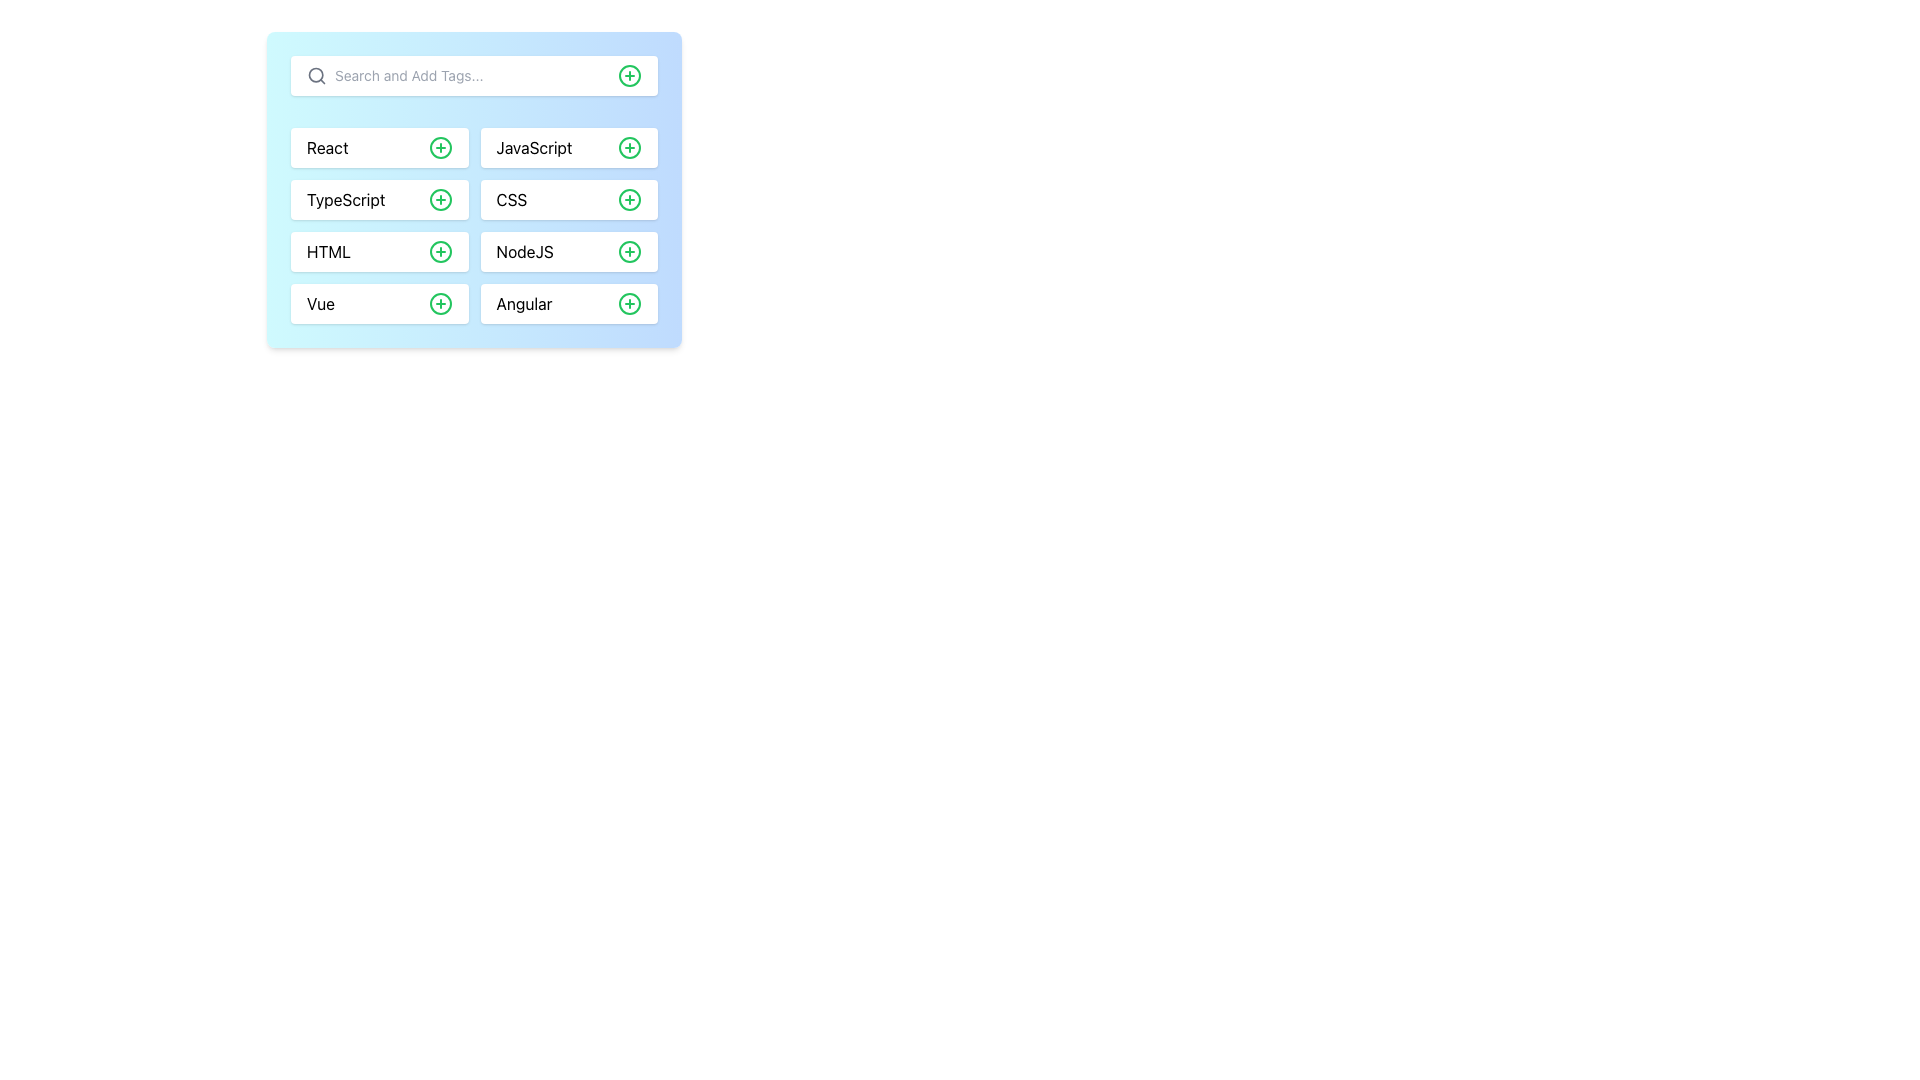  Describe the element at coordinates (439, 304) in the screenshot. I see `the circular green outlined button with a '+' sign at its center, located to the right of the 'Vue' label in the grid structure` at that location.